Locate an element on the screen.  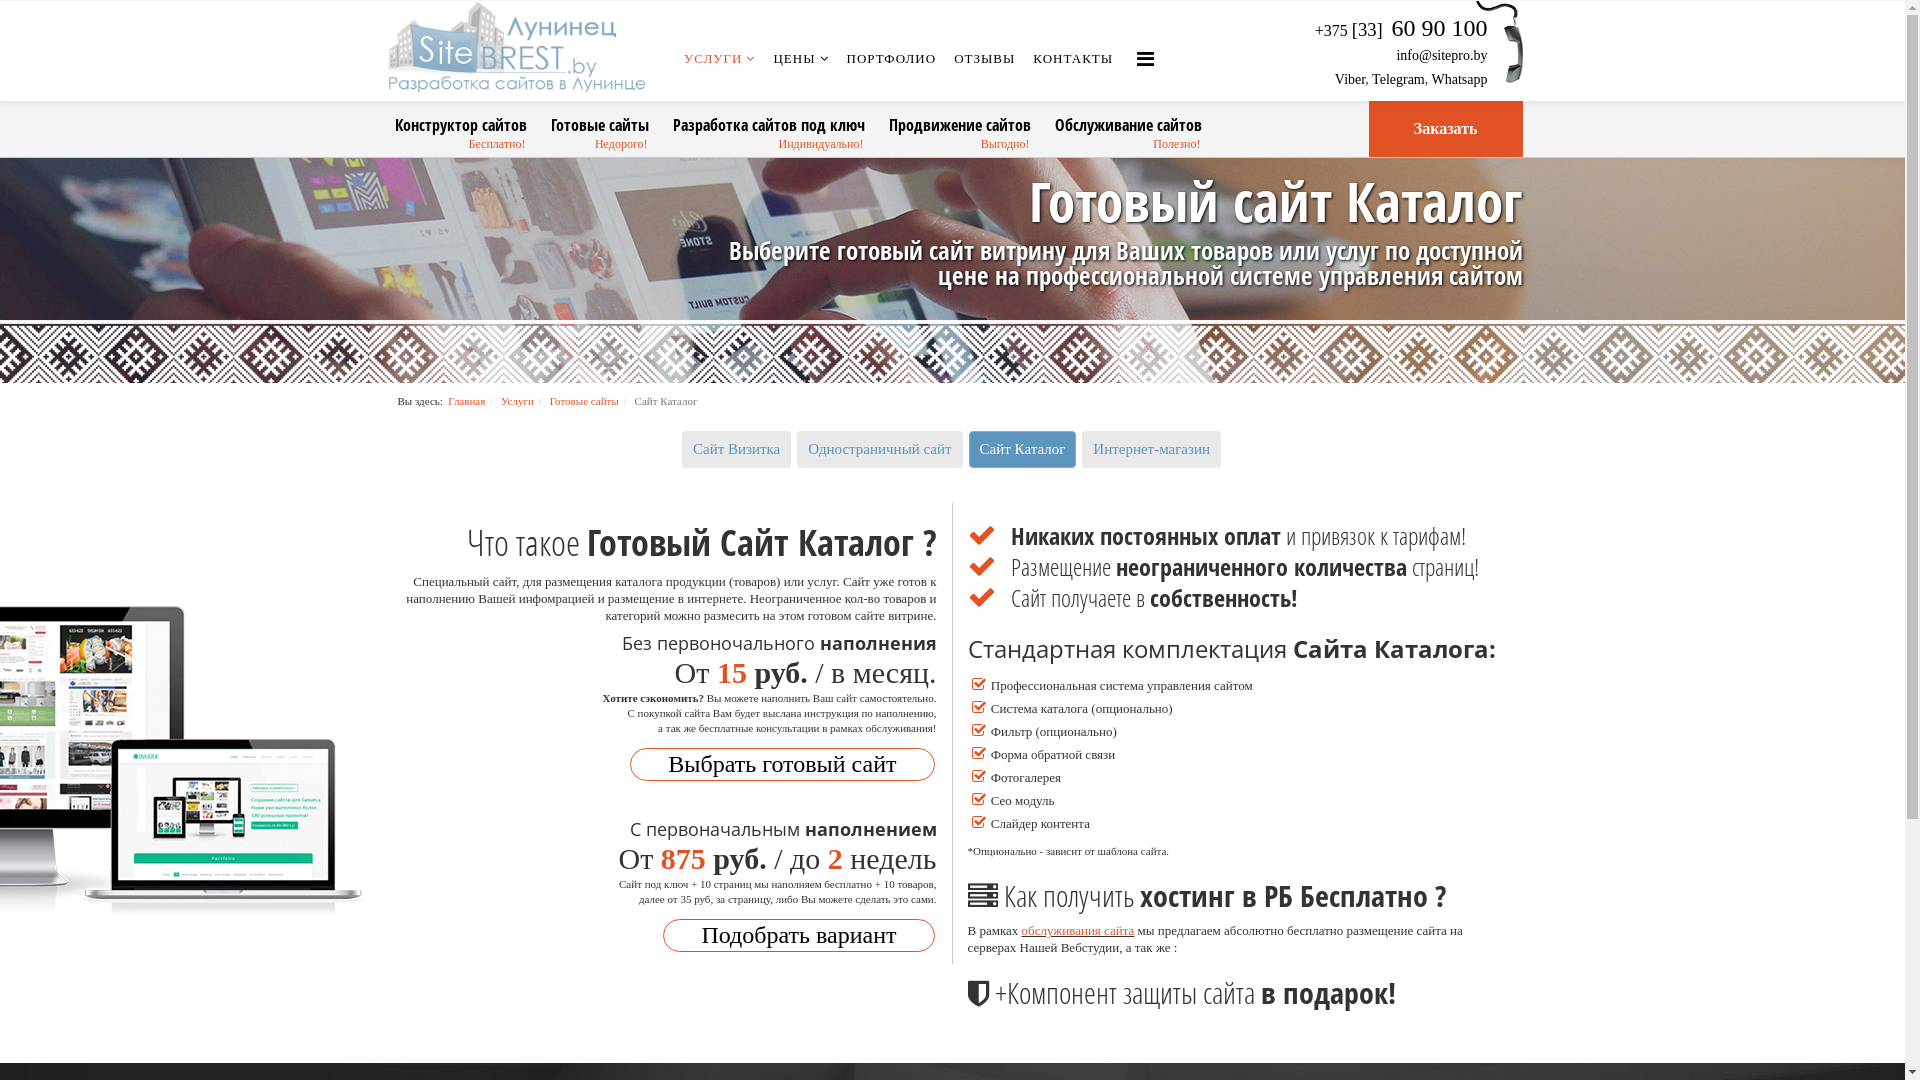
'info@sitepro.by' is located at coordinates (1441, 54).